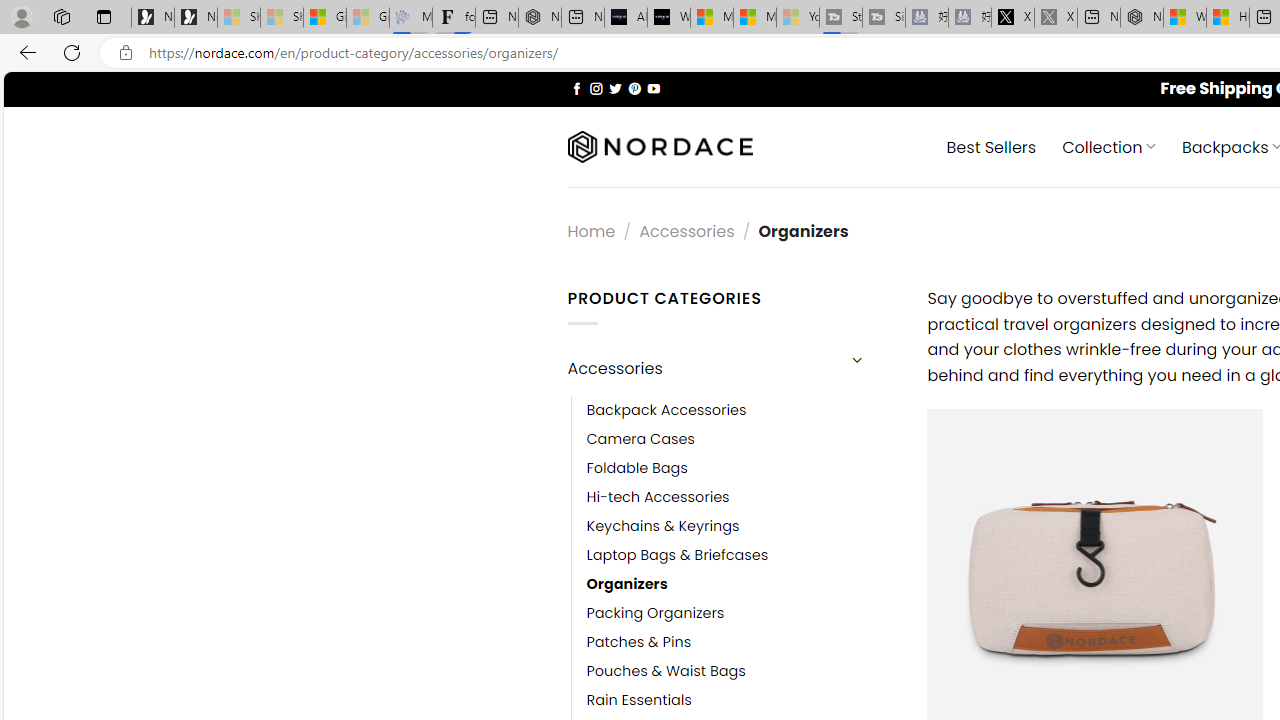 The width and height of the screenshot is (1280, 720). What do you see at coordinates (666, 671) in the screenshot?
I see `'Pouches & Waist Bags'` at bounding box center [666, 671].